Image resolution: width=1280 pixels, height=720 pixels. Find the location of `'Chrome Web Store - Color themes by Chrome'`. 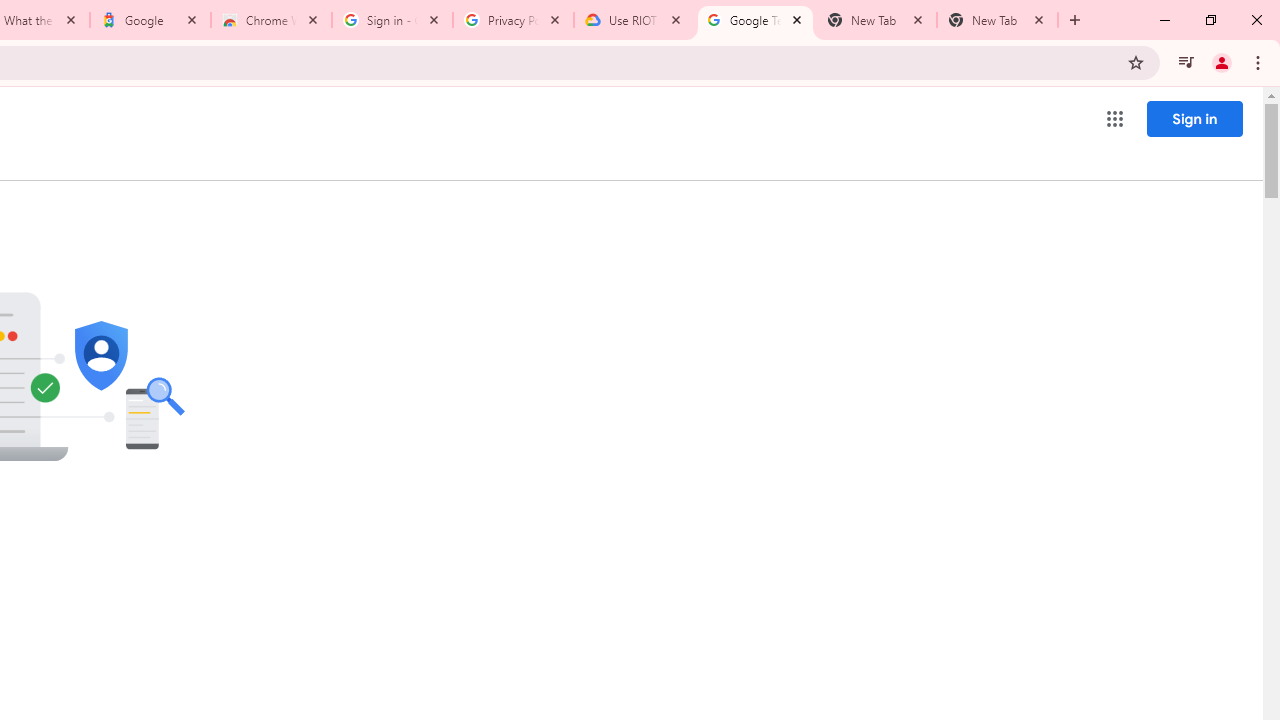

'Chrome Web Store - Color themes by Chrome' is located at coordinates (270, 20).